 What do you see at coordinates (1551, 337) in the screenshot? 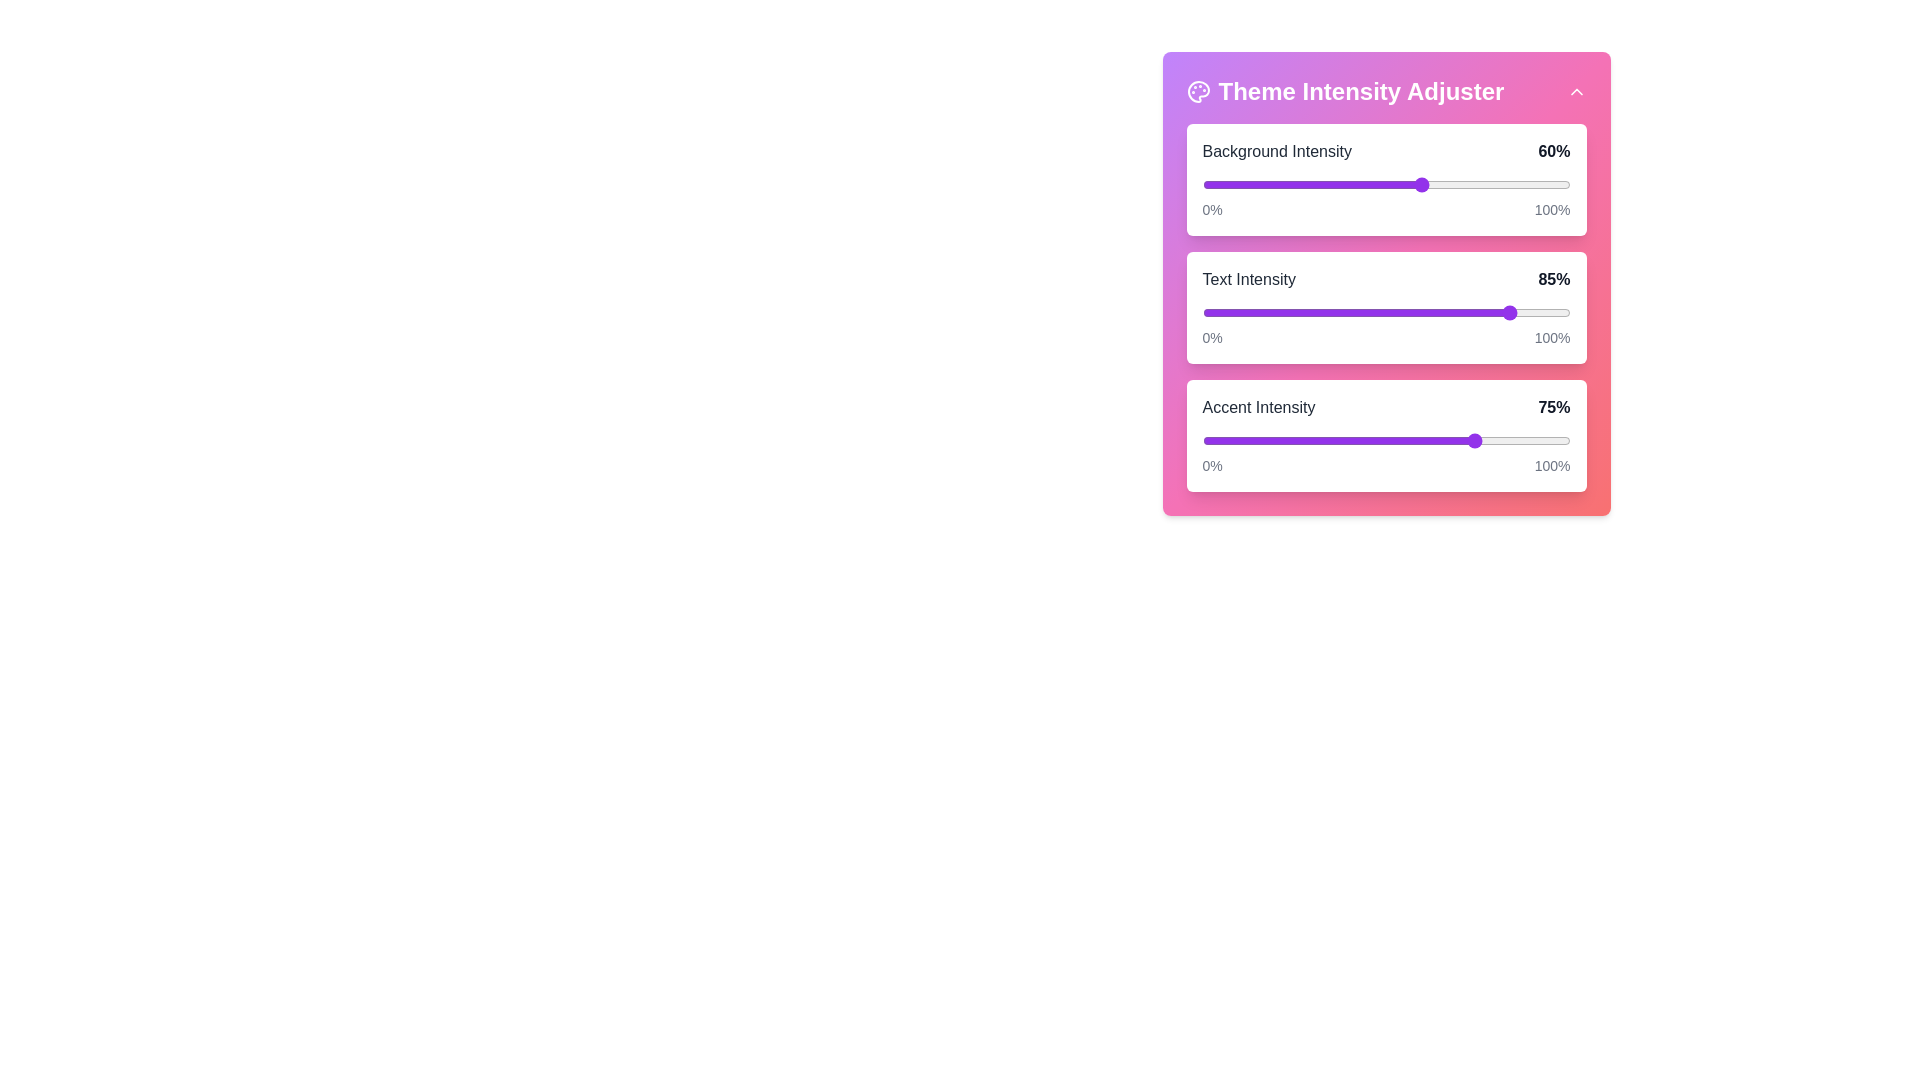
I see `the text label displaying '100%' located at the far-right end of the 'Text Intensity' slider, which serves as an indicator for the maximum intensity level` at bounding box center [1551, 337].